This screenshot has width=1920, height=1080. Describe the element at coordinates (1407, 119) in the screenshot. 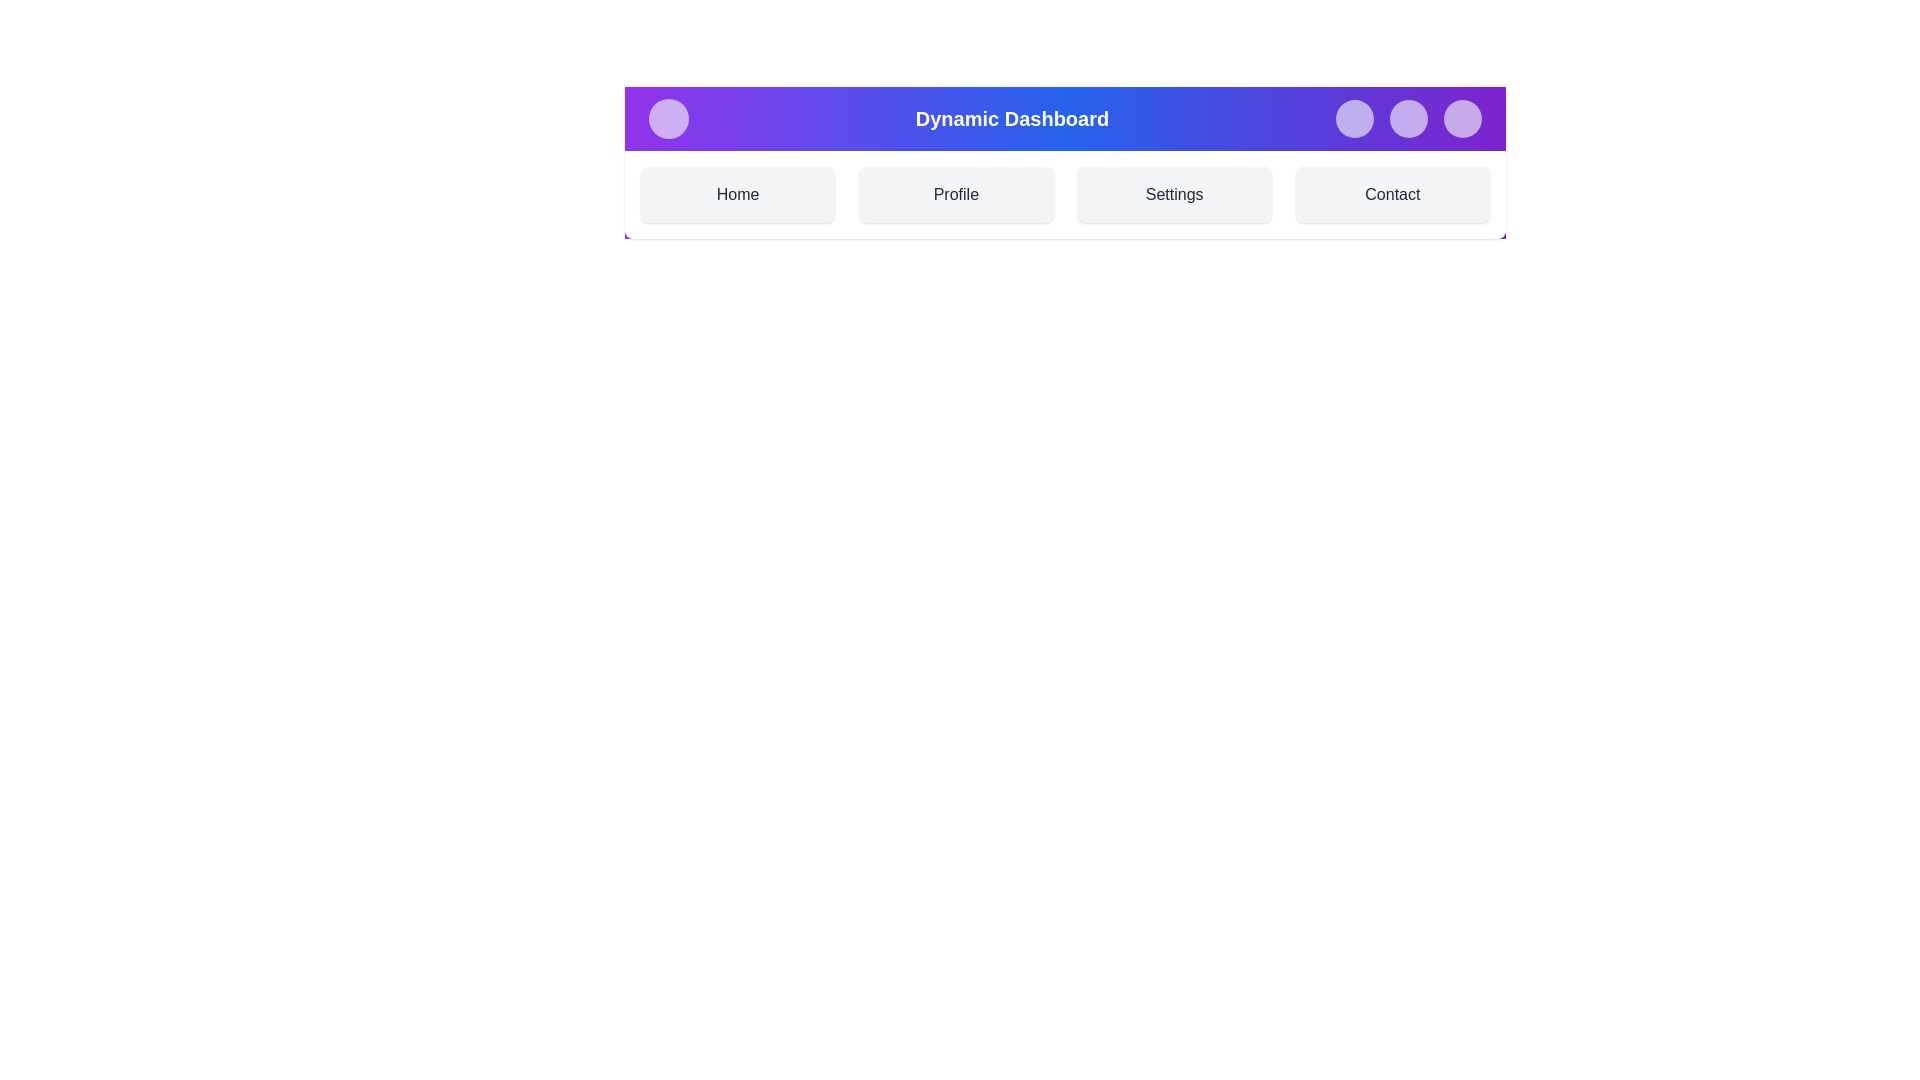

I see `notifications button in the top-right corner` at that location.